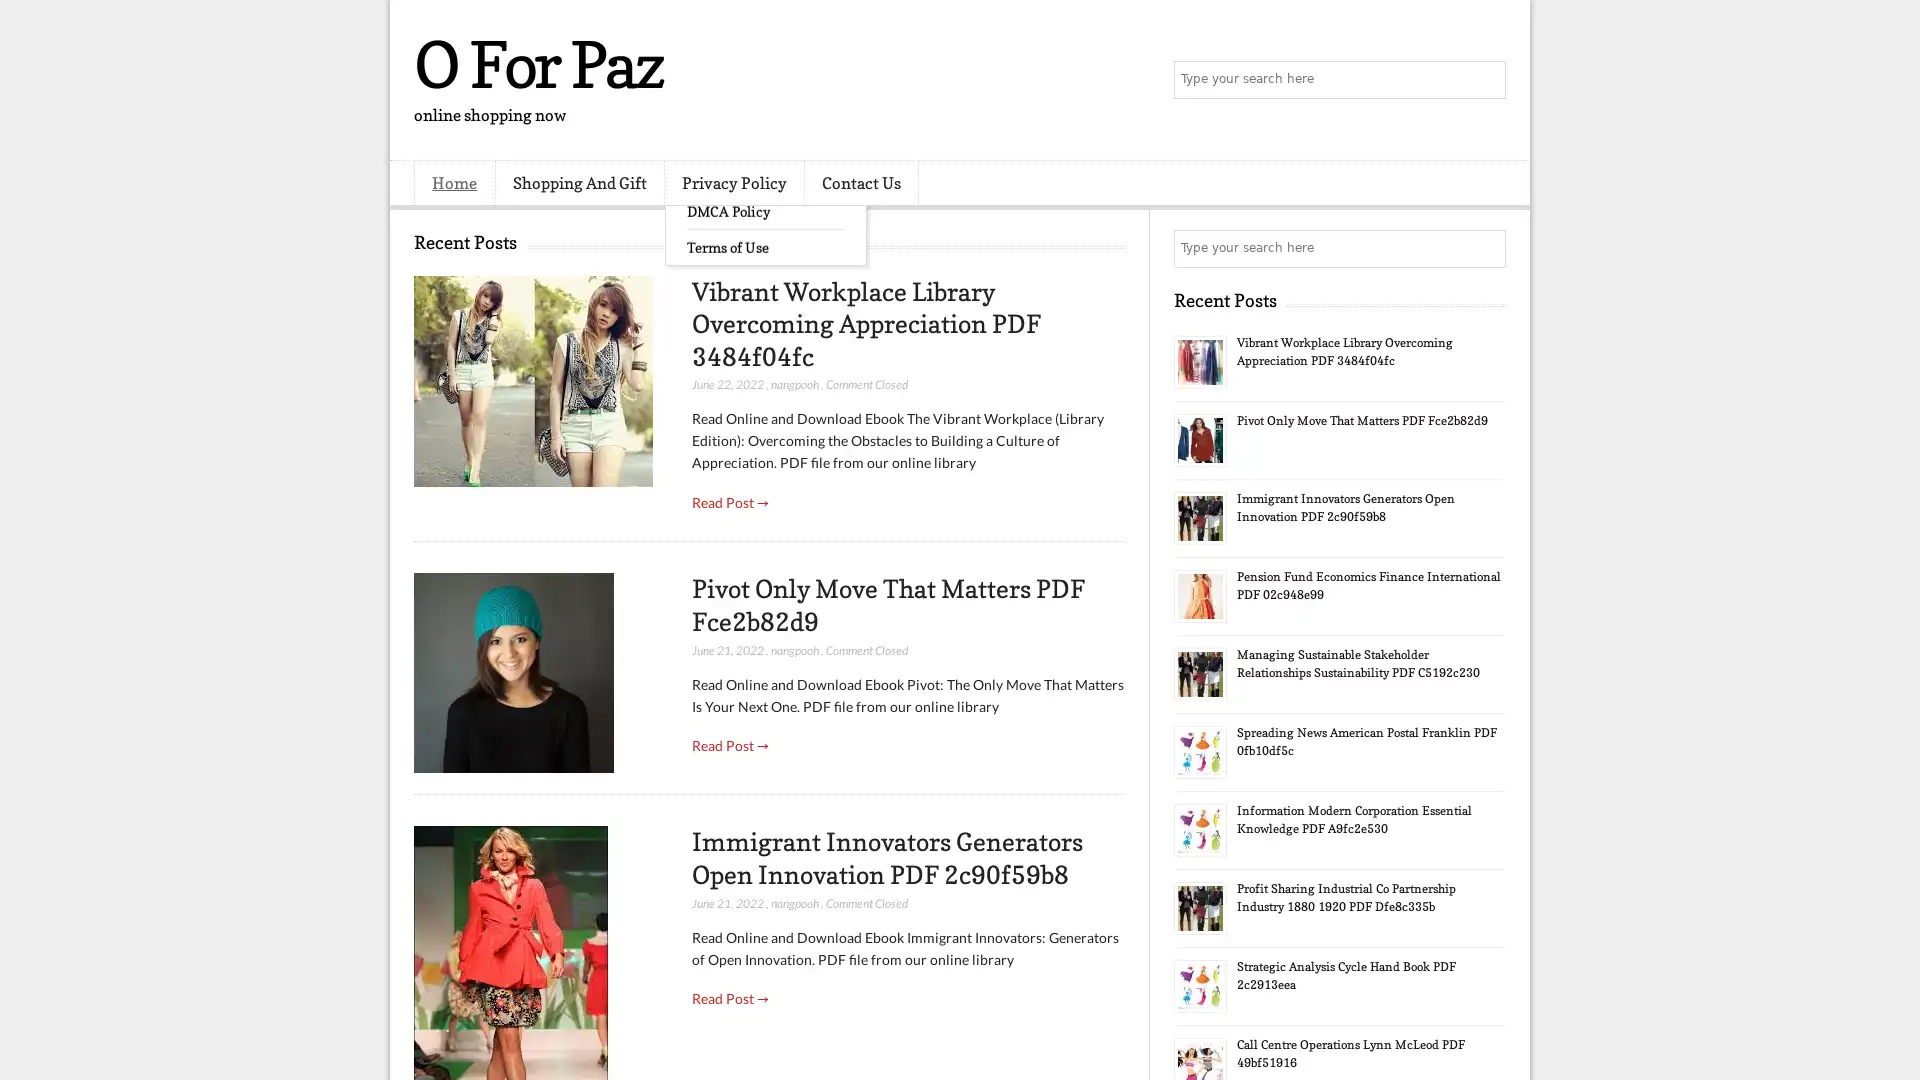 The image size is (1920, 1080). I want to click on Search, so click(1485, 248).